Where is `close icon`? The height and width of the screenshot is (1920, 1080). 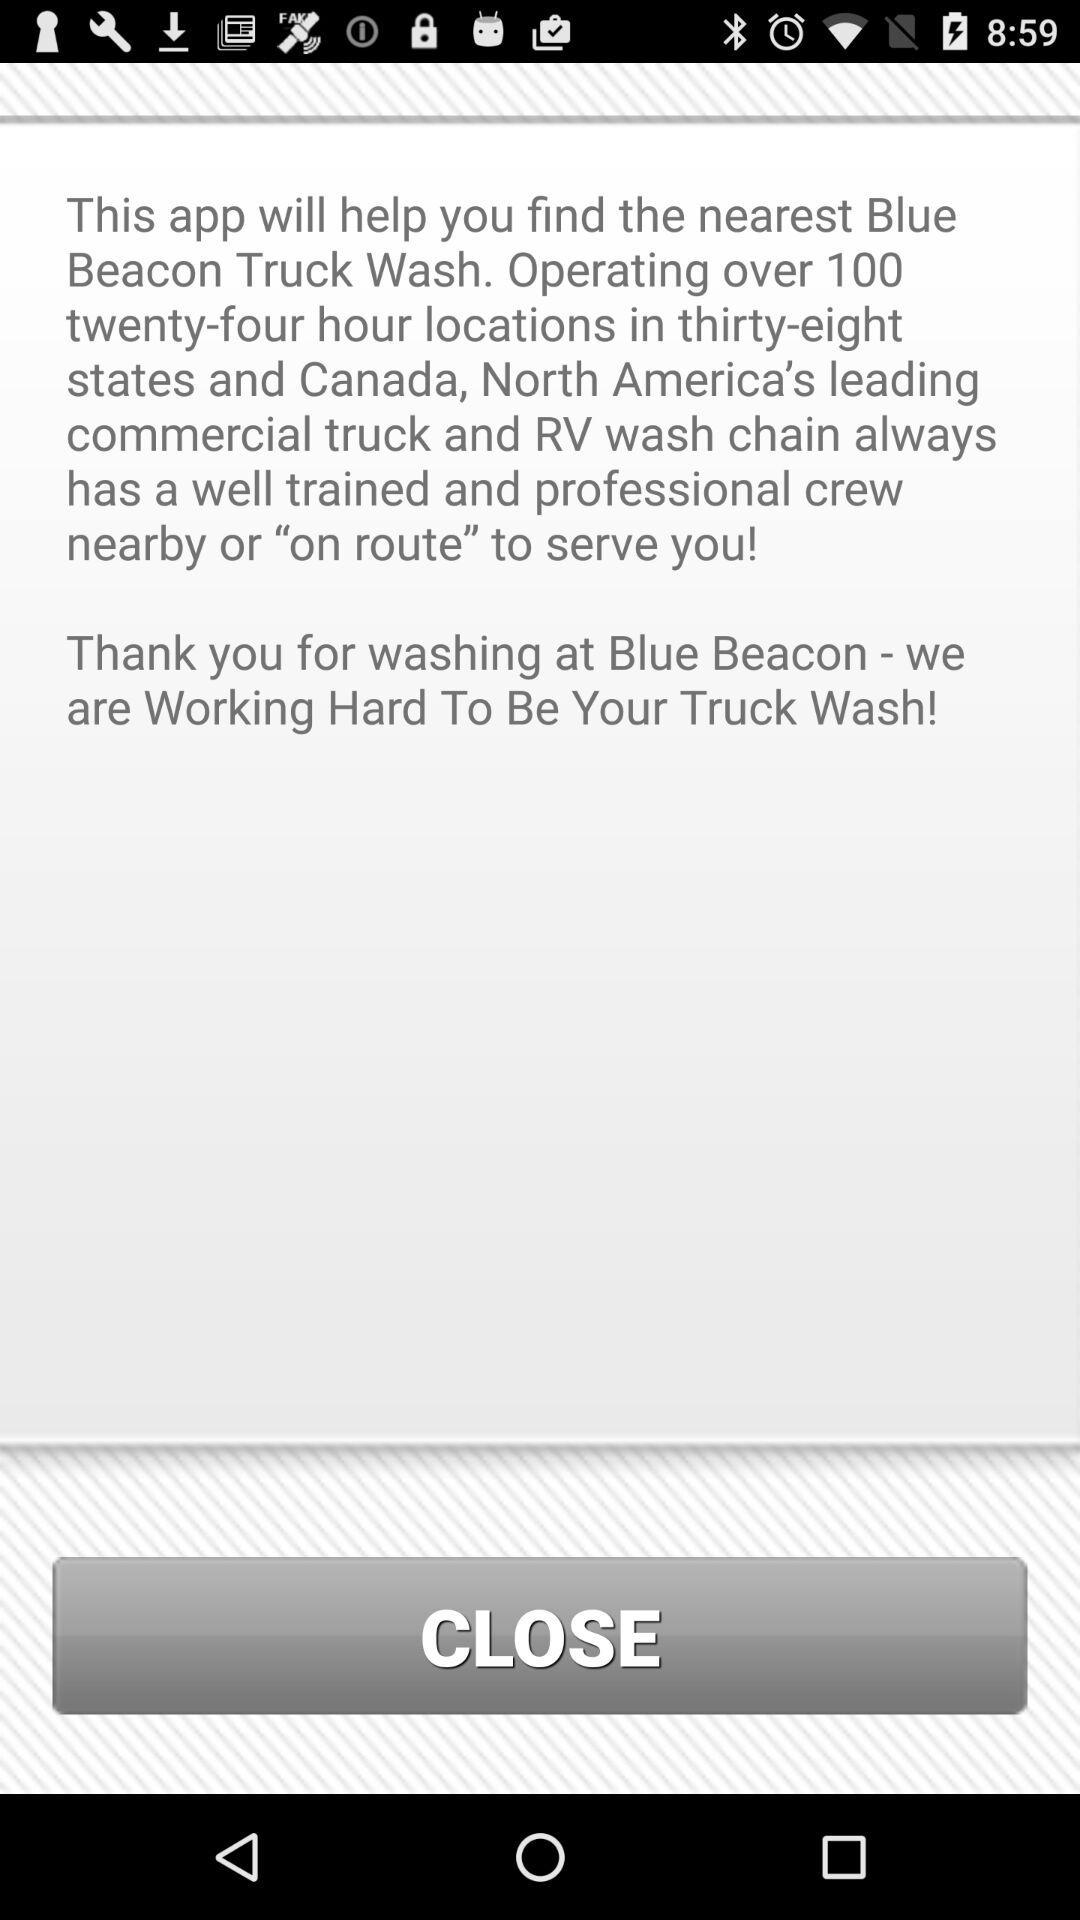
close icon is located at coordinates (540, 1635).